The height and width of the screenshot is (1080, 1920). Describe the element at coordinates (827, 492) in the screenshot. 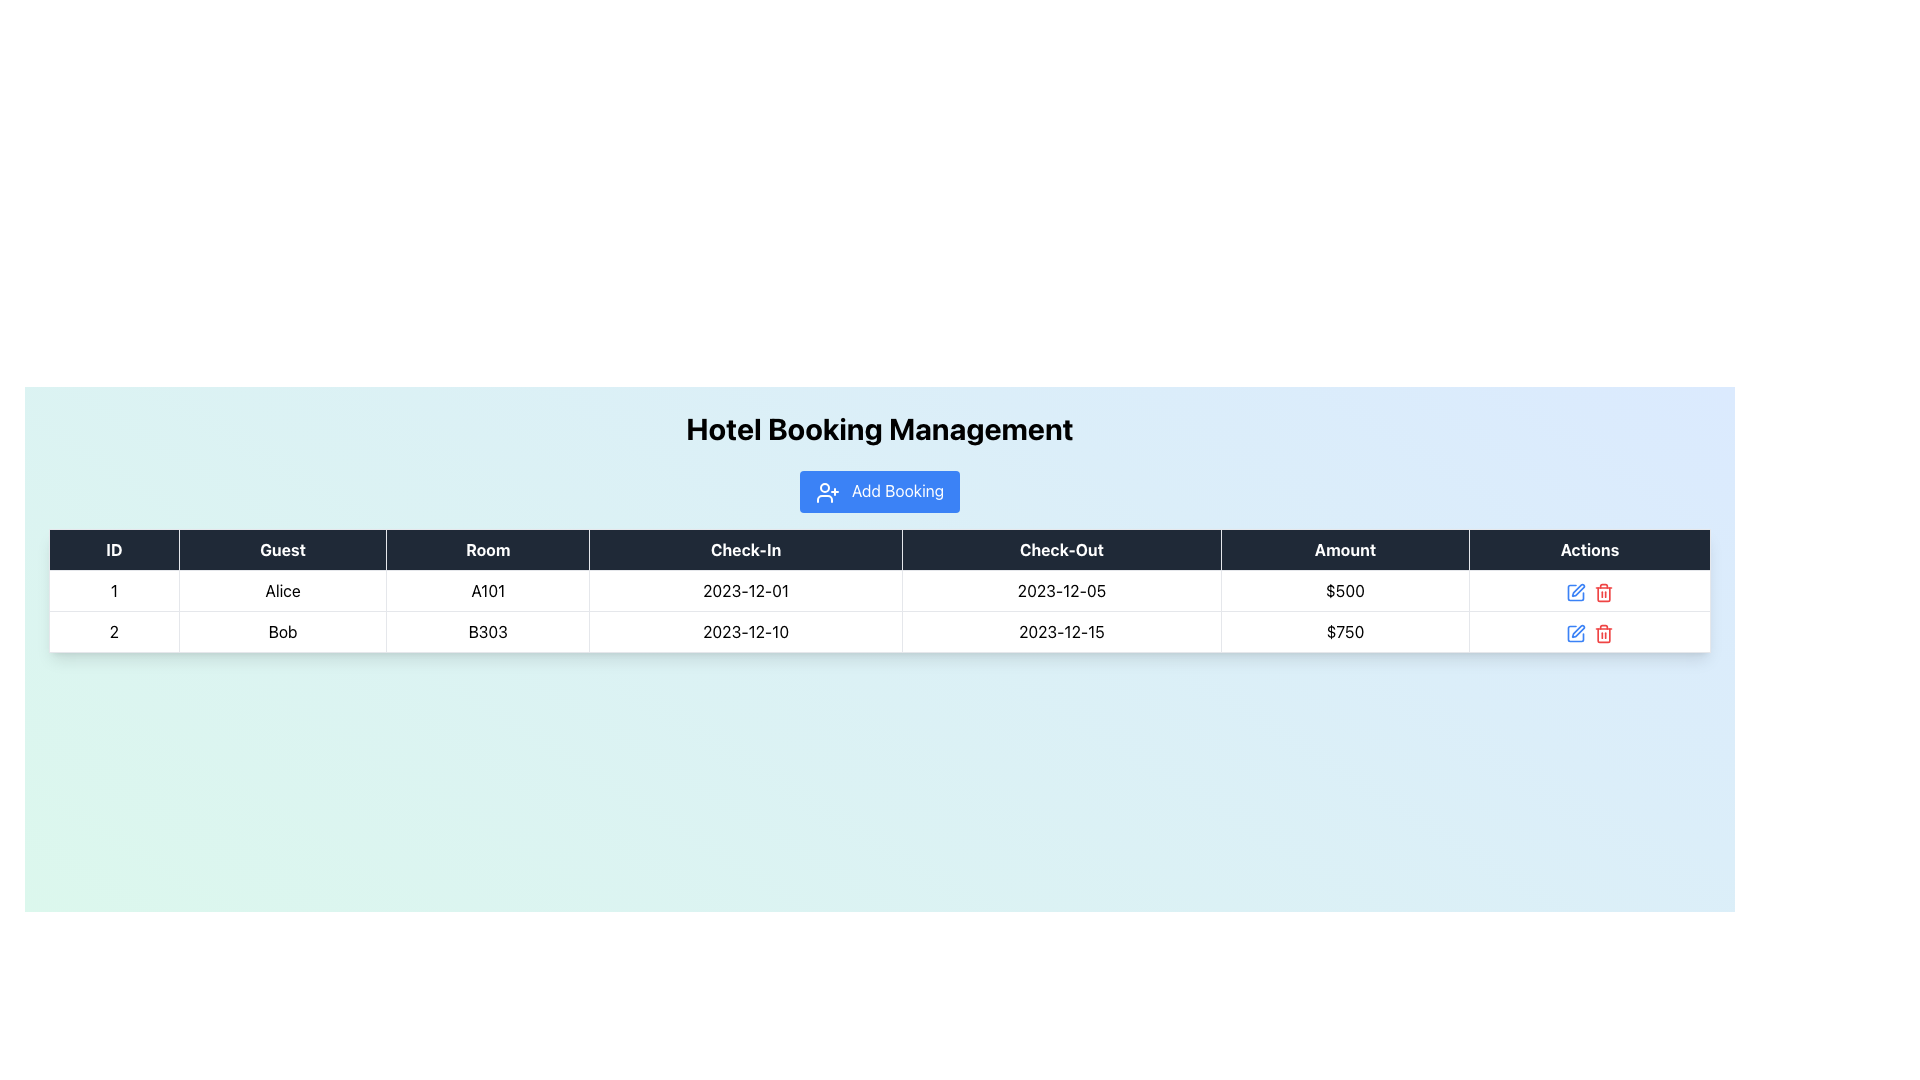

I see `the decorative icon located within the 'Add Booking' button, positioned to the left of the text label` at that location.